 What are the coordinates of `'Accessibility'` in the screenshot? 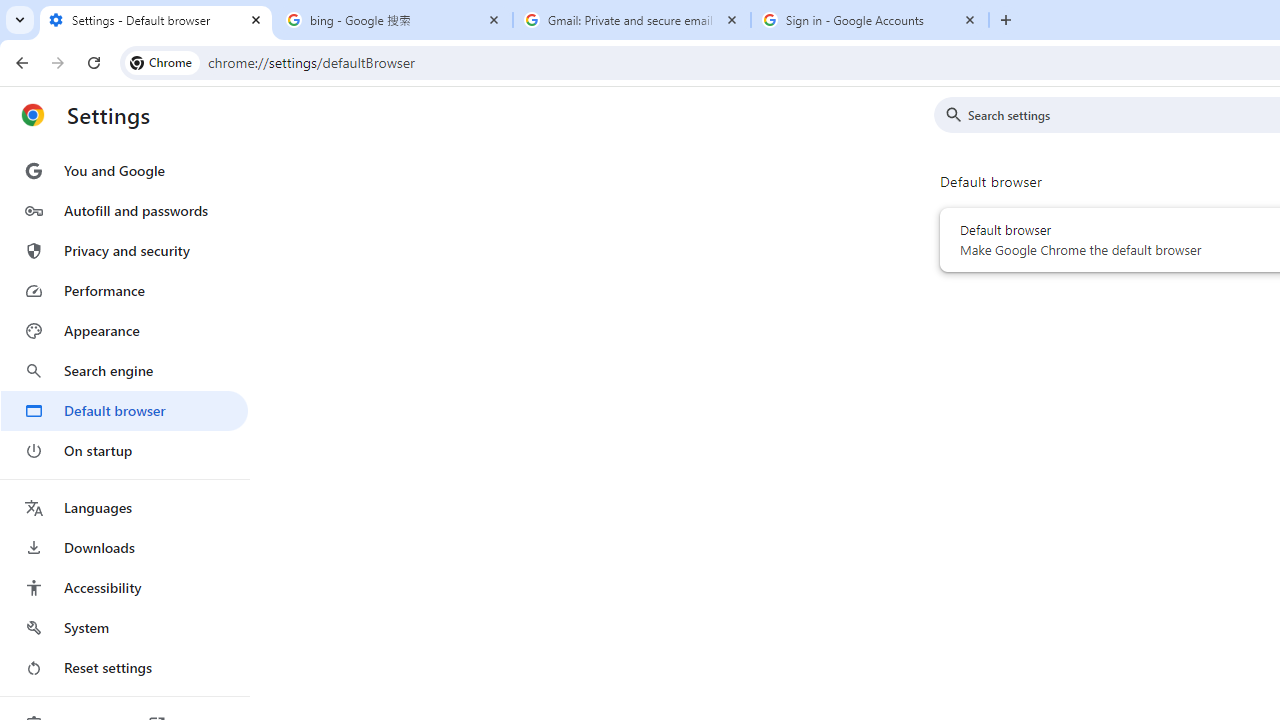 It's located at (123, 586).